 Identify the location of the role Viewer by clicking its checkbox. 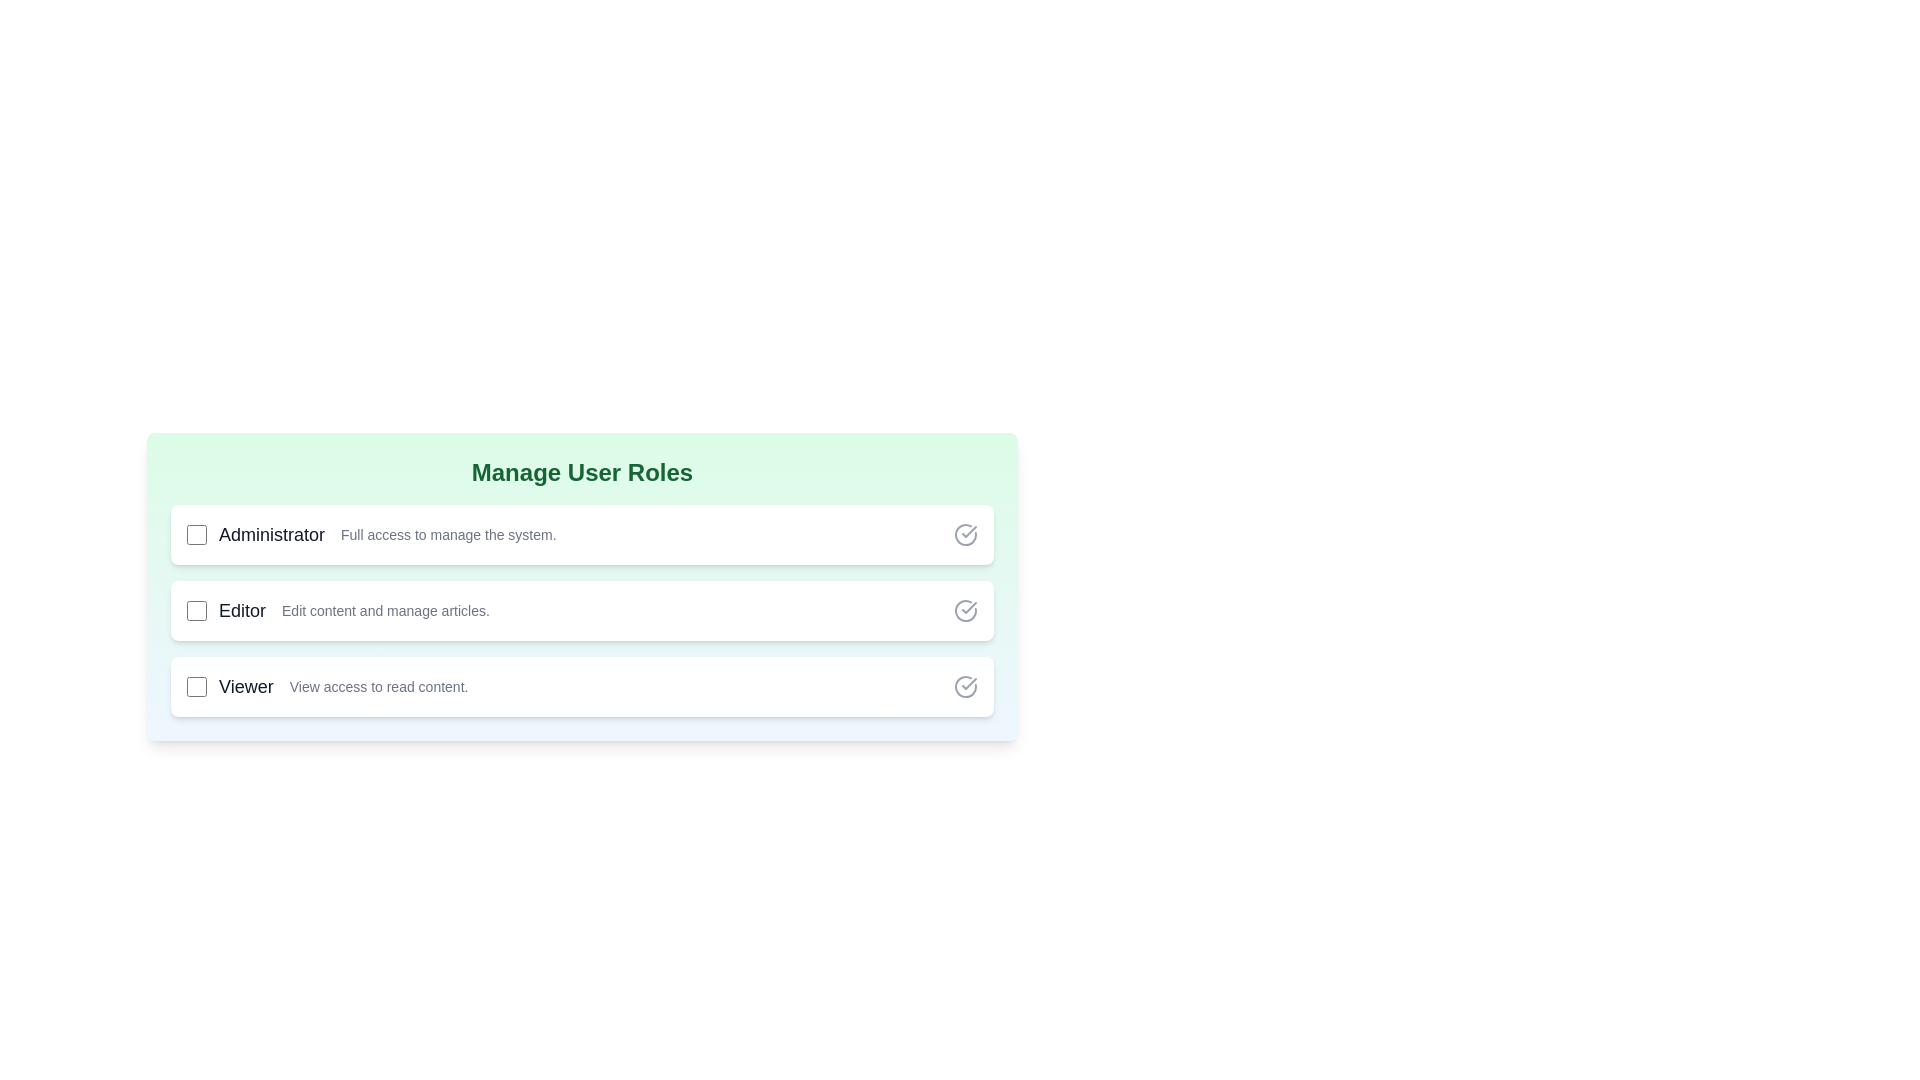
(196, 685).